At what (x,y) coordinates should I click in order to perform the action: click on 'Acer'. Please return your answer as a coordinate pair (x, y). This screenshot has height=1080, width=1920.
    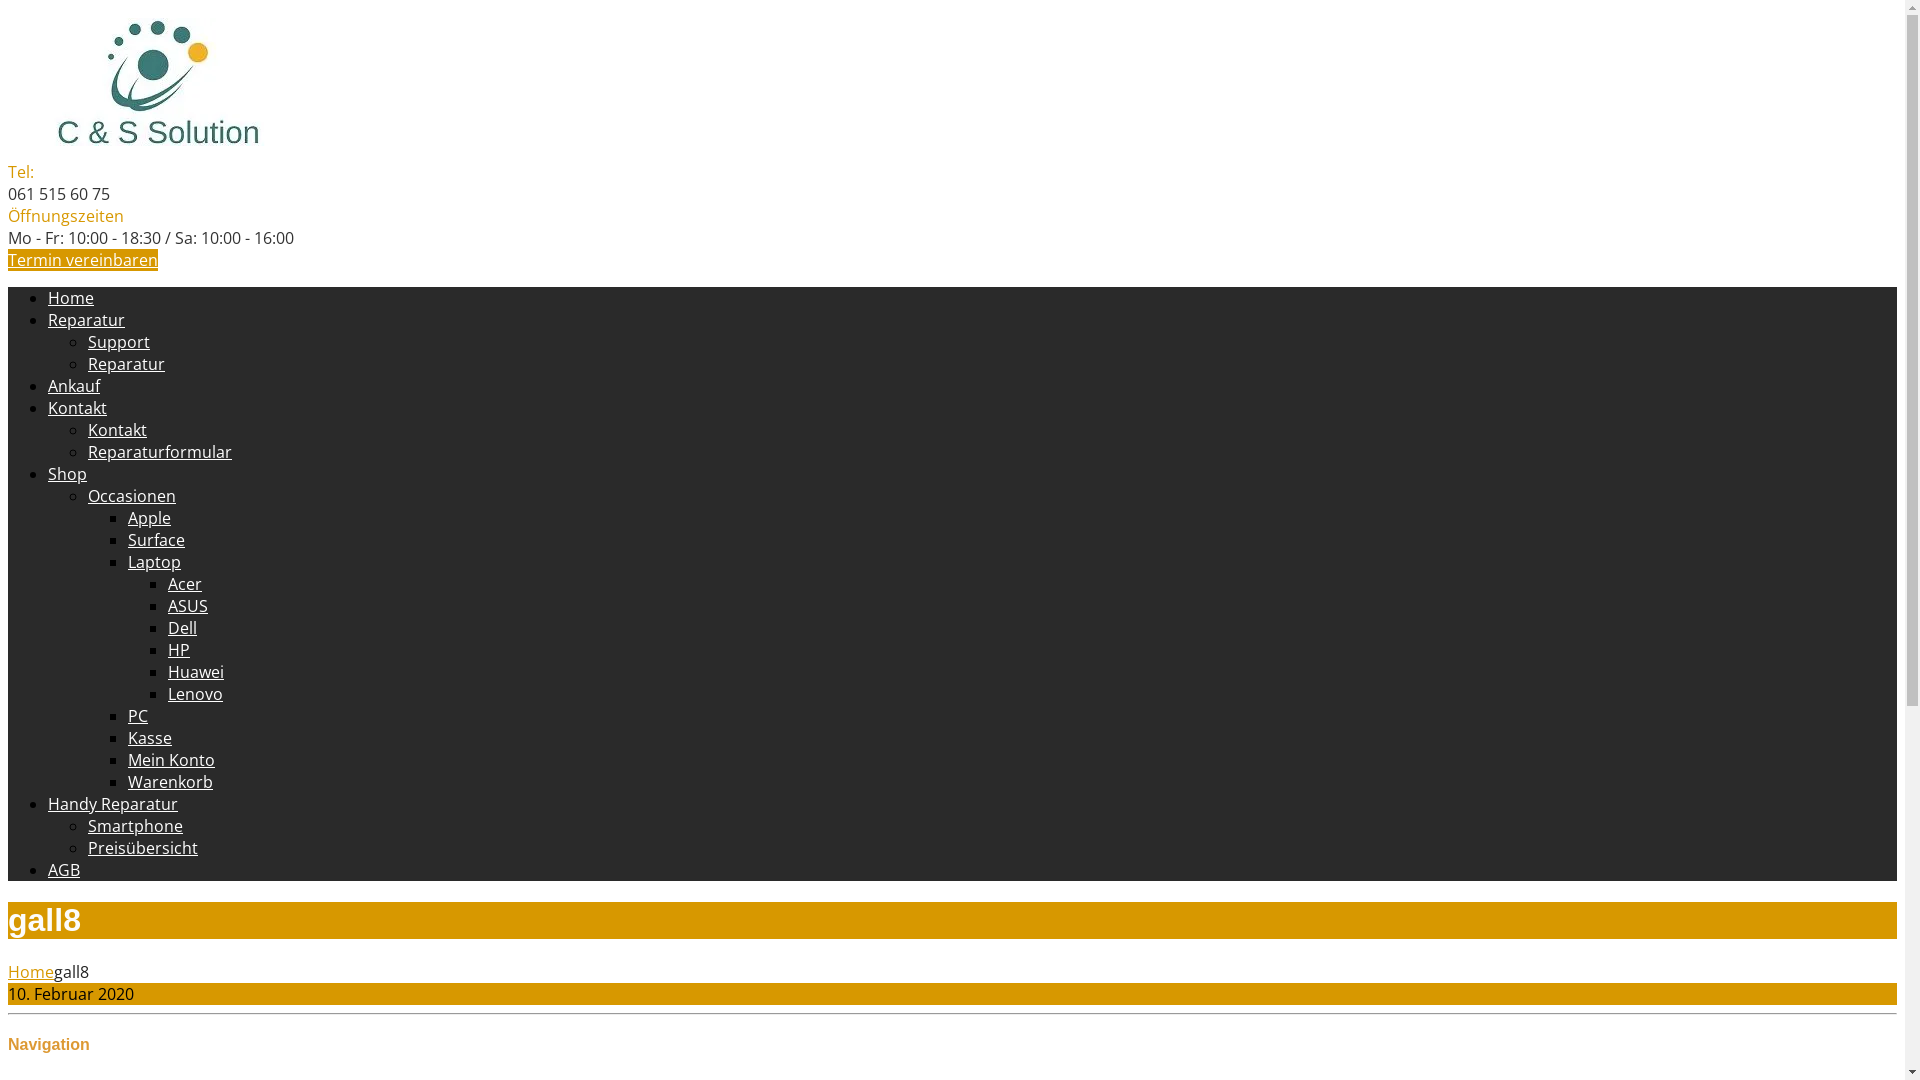
    Looking at the image, I should click on (168, 583).